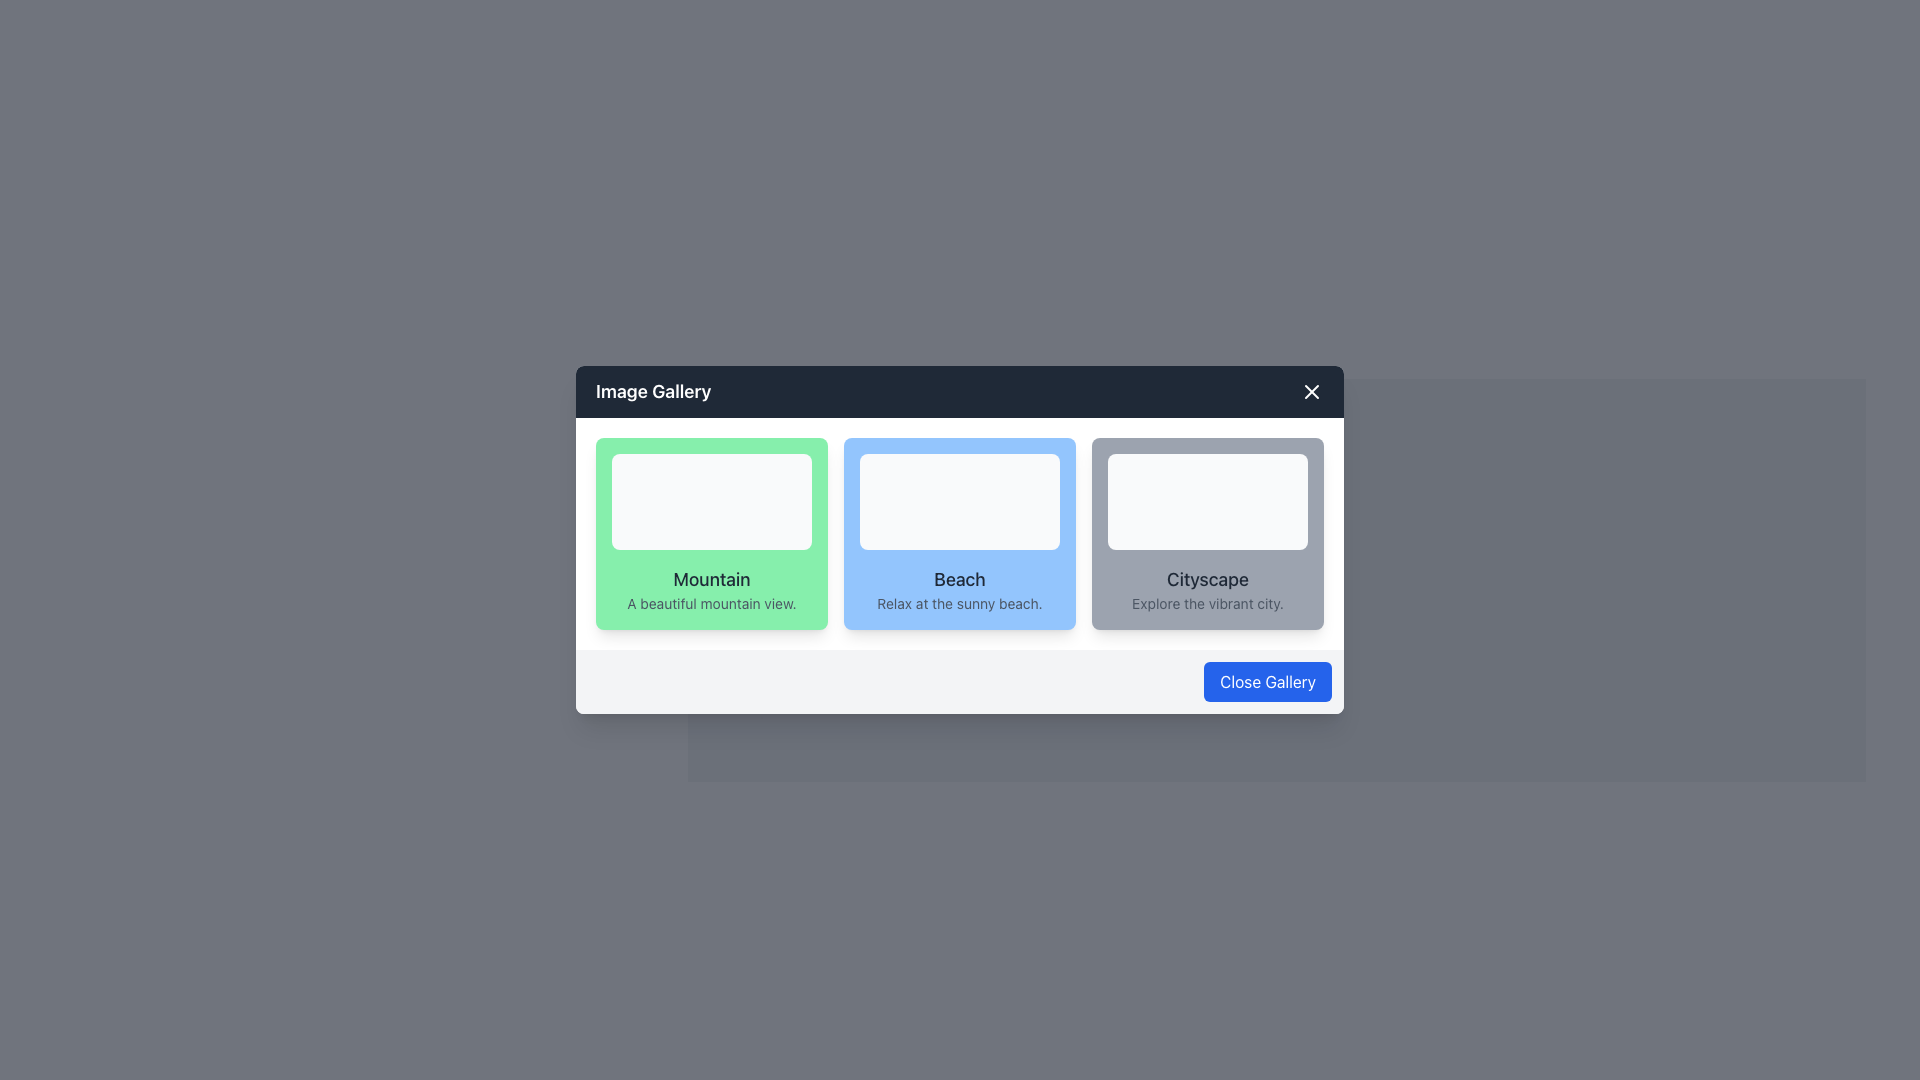 The width and height of the screenshot is (1920, 1080). What do you see at coordinates (1311, 392) in the screenshot?
I see `the close button located at the top-right corner of the modal header titled 'Image Gallery' to change its color` at bounding box center [1311, 392].